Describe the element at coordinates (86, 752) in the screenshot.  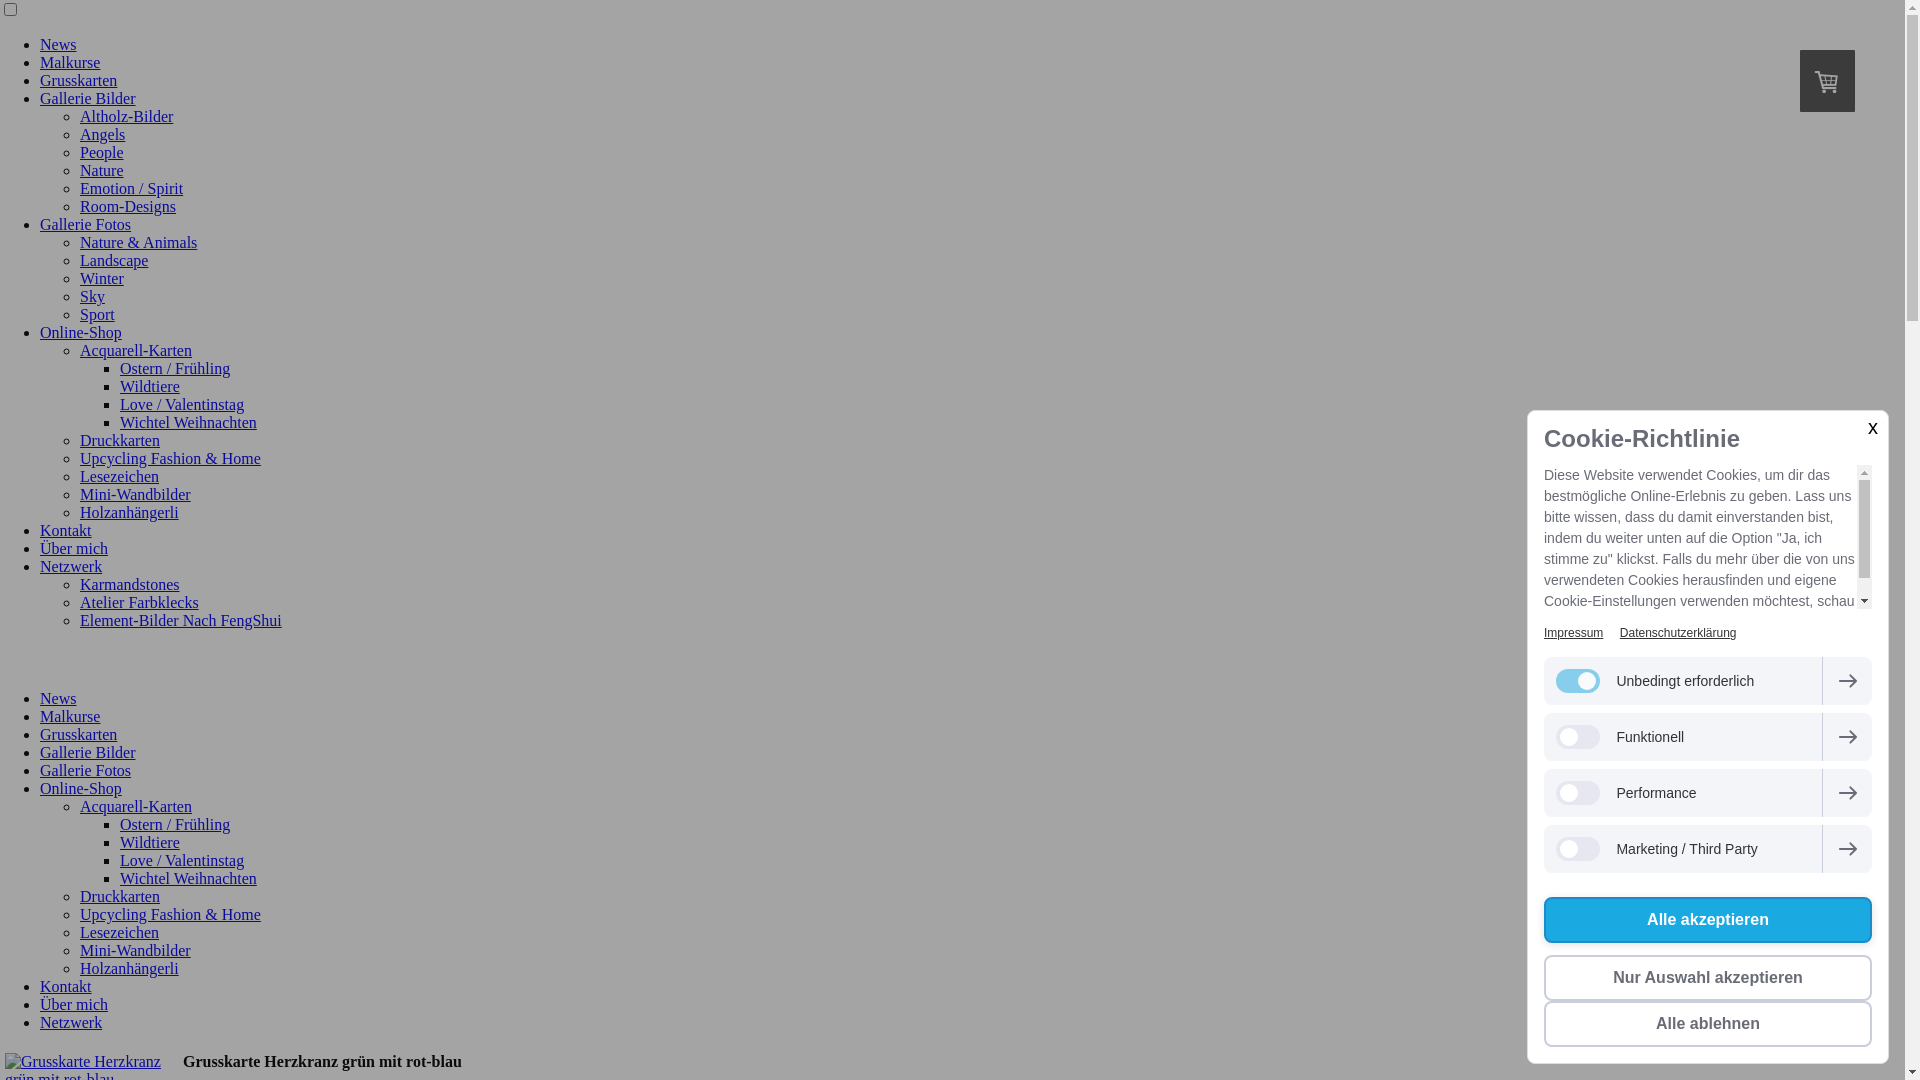
I see `'Gallerie Bilder'` at that location.